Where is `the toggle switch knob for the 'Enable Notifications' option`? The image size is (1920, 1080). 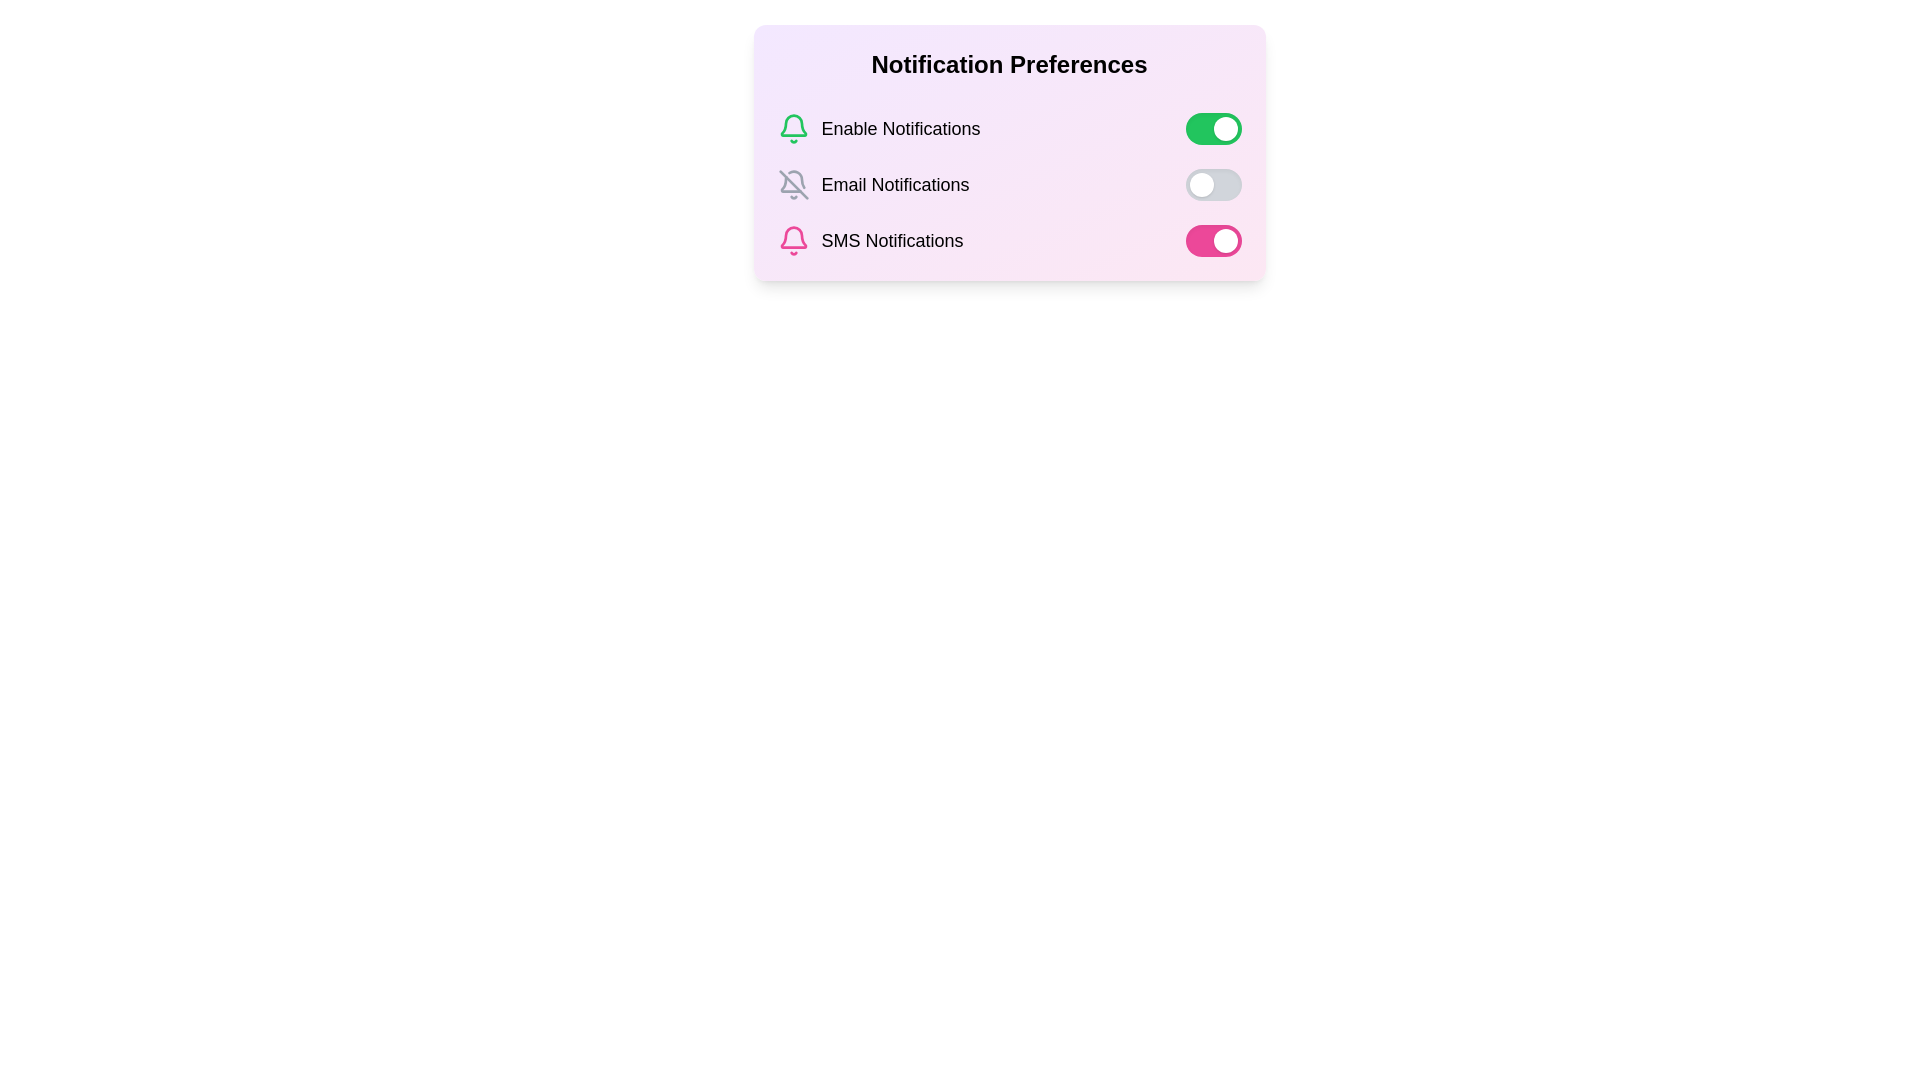 the toggle switch knob for the 'Enable Notifications' option is located at coordinates (1224, 128).